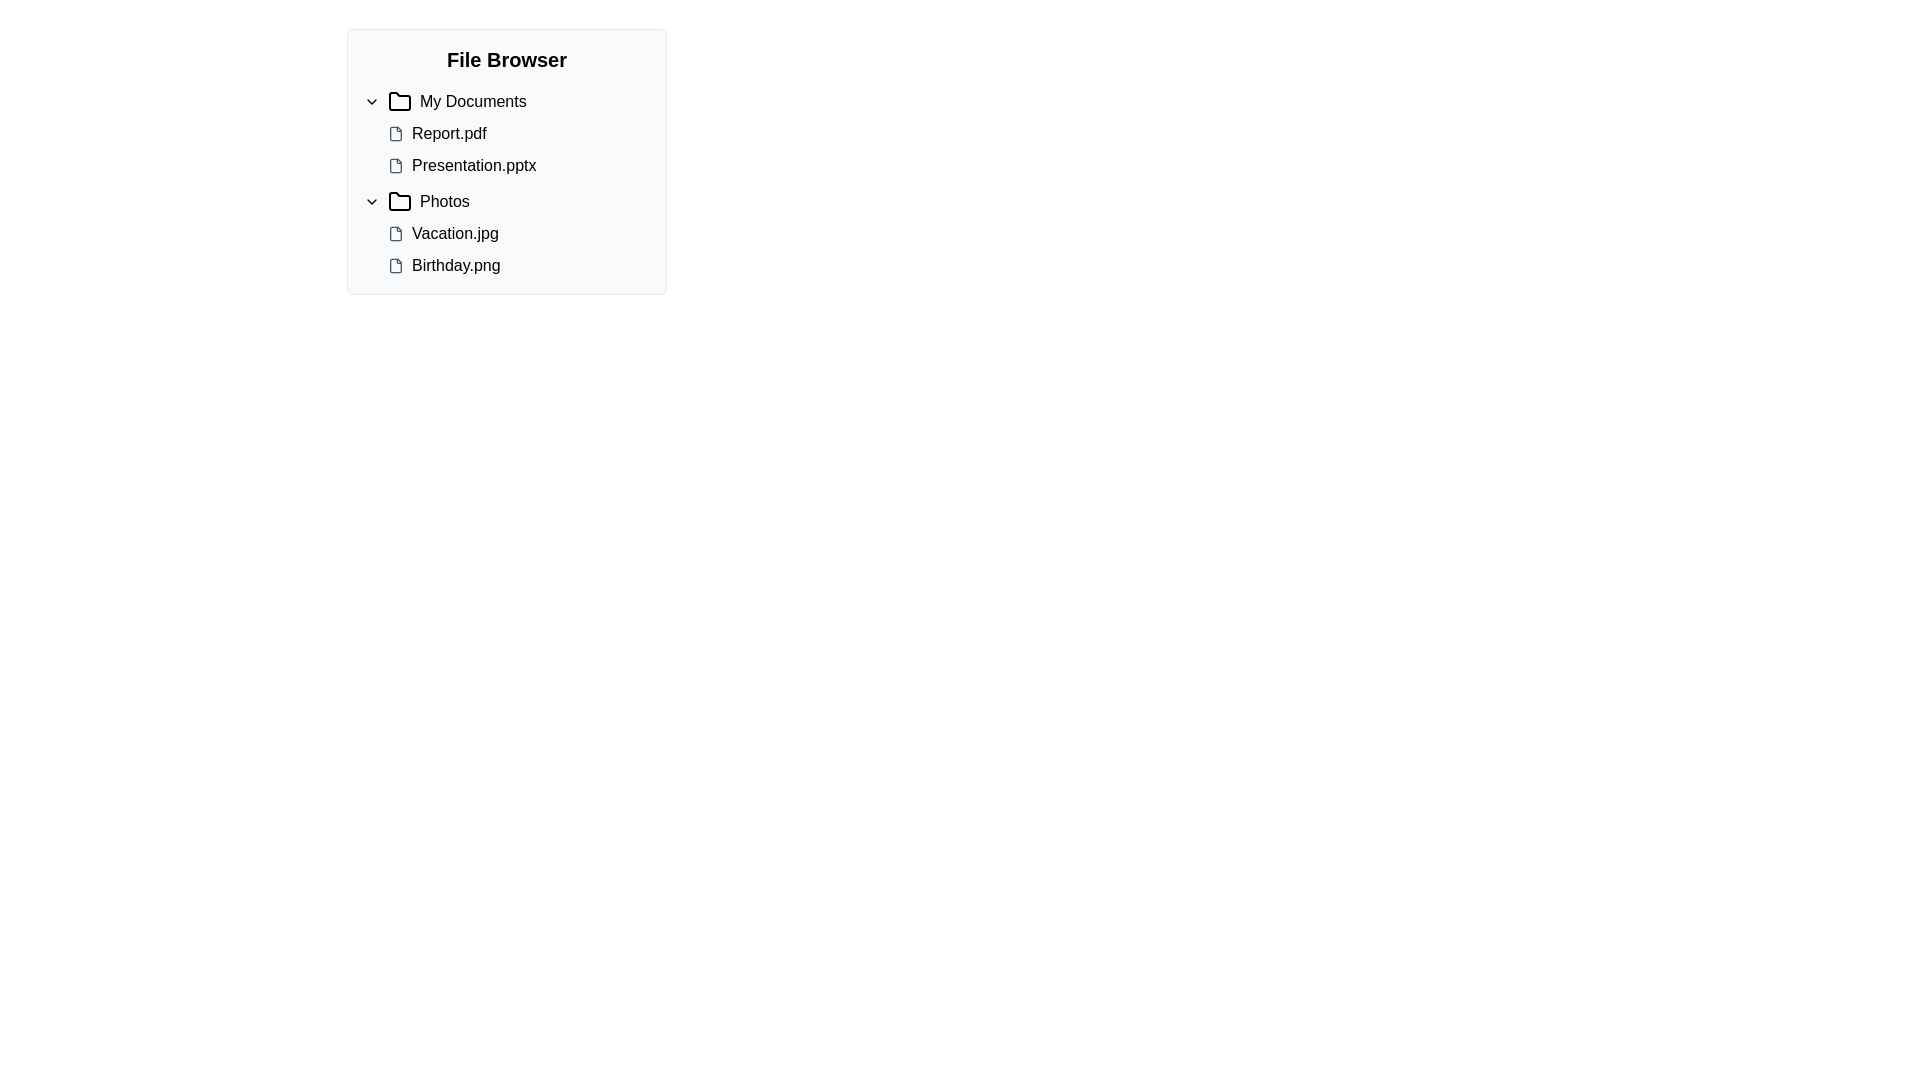  Describe the element at coordinates (399, 101) in the screenshot. I see `the 'My Documents' folder icon, which is the second visual component in the hierarchical file navigation pane` at that location.